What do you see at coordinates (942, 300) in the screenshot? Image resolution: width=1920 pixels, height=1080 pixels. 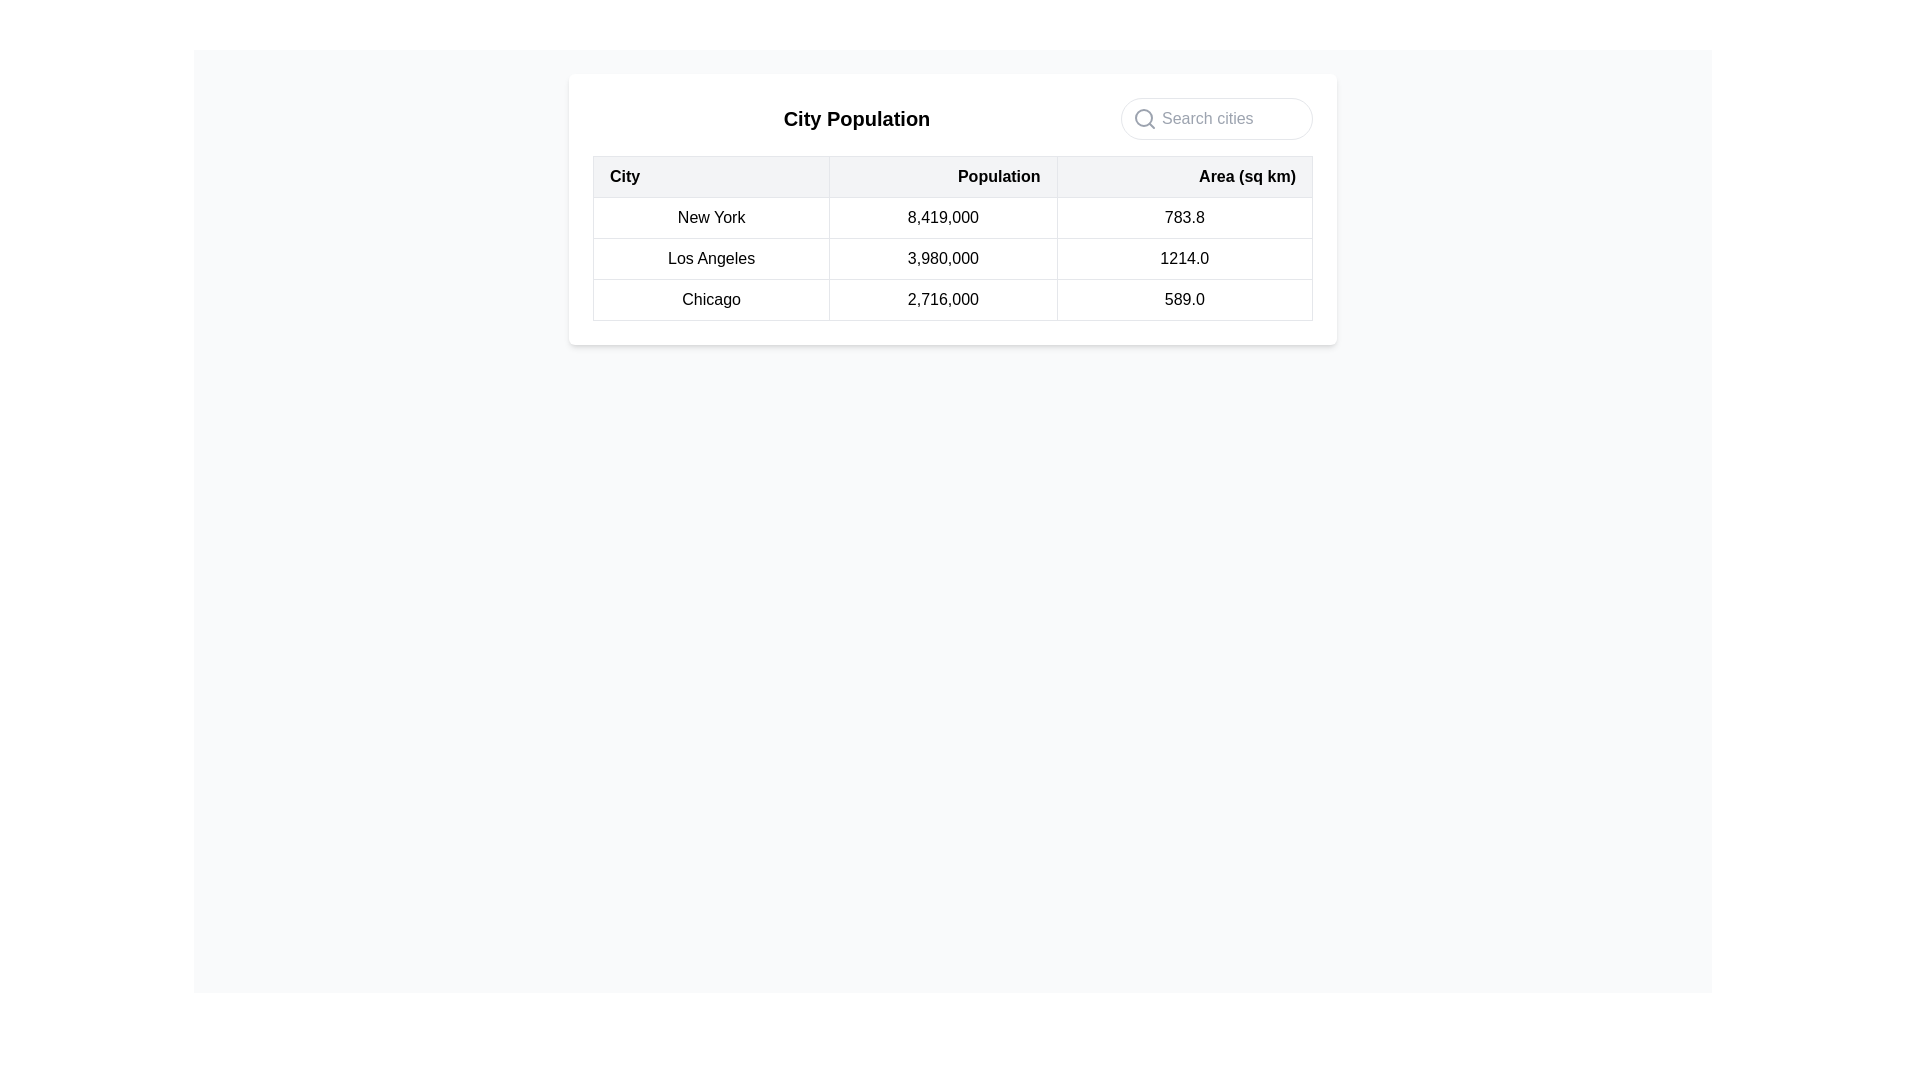 I see `the text field displaying '2,716,000' in the Population column for Chicago` at bounding box center [942, 300].